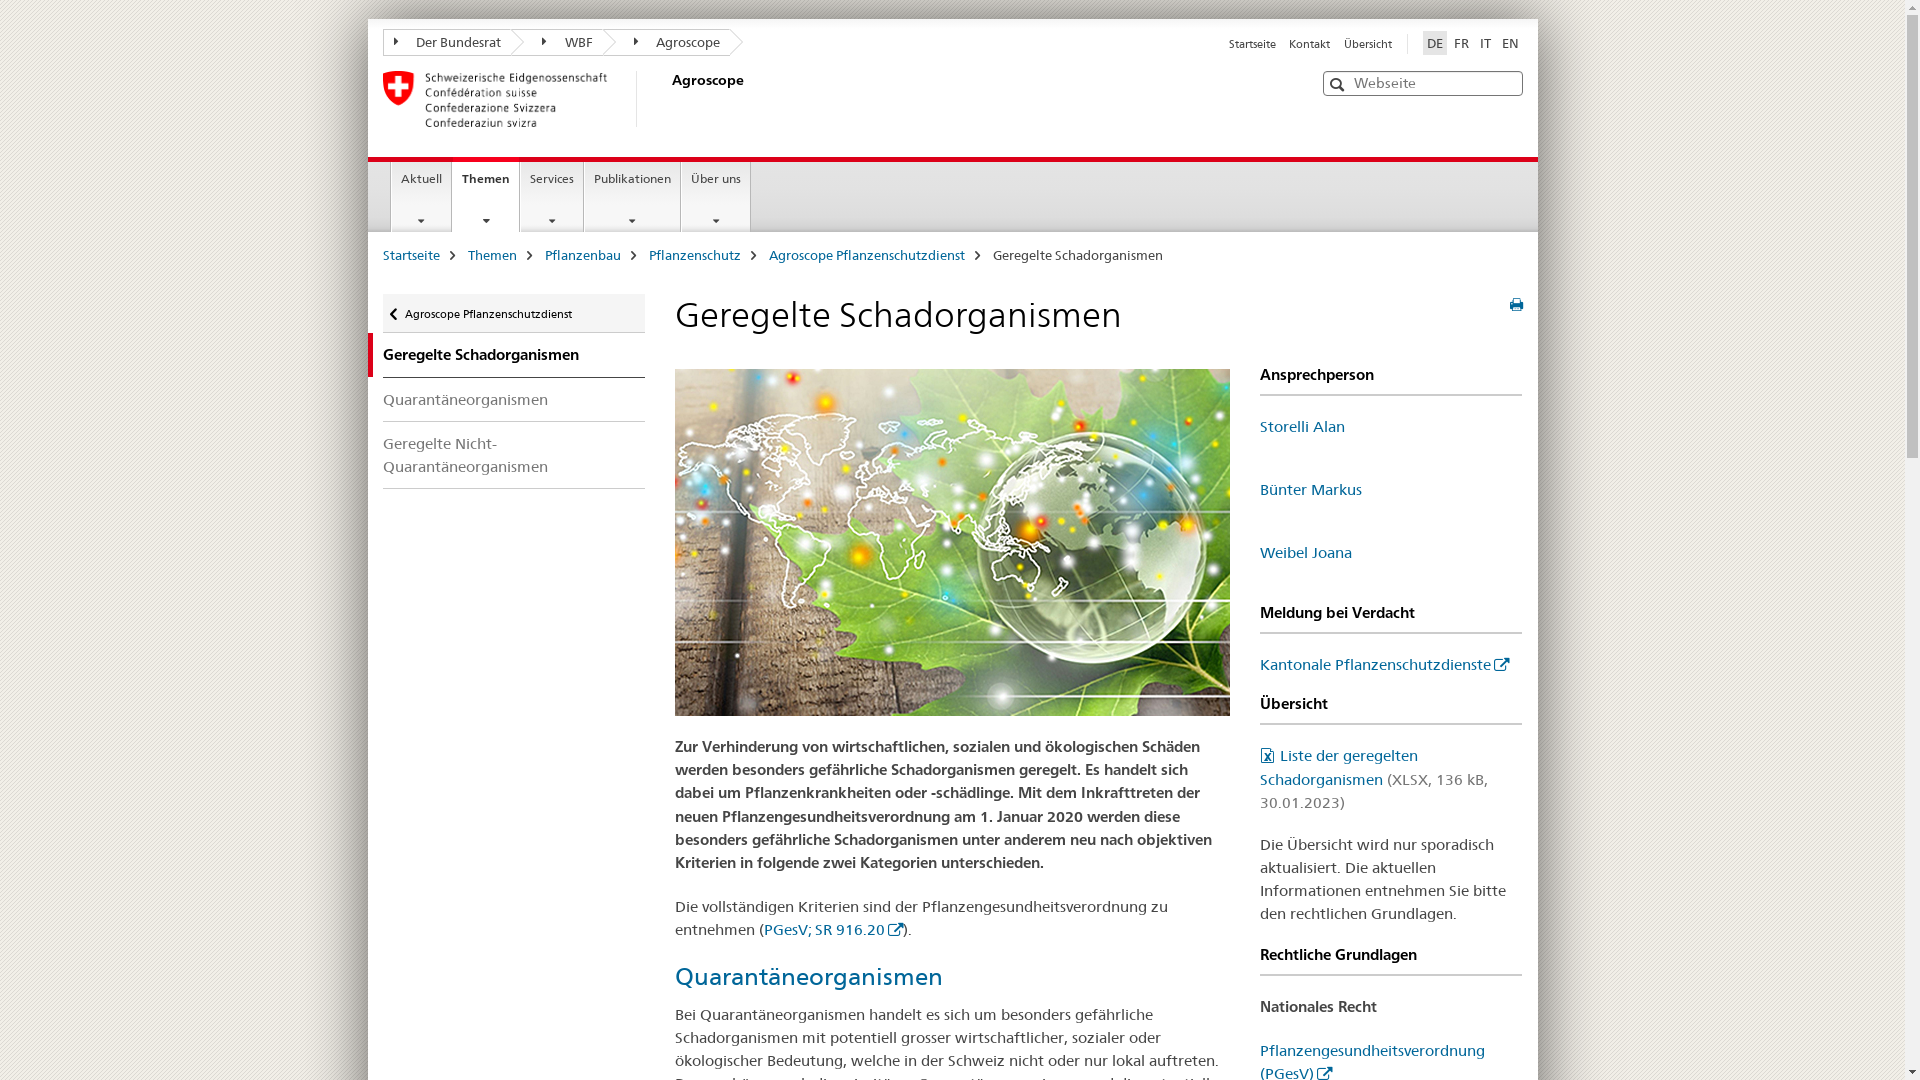 This screenshot has height=1080, width=1920. What do you see at coordinates (1476, 42) in the screenshot?
I see `'IT'` at bounding box center [1476, 42].